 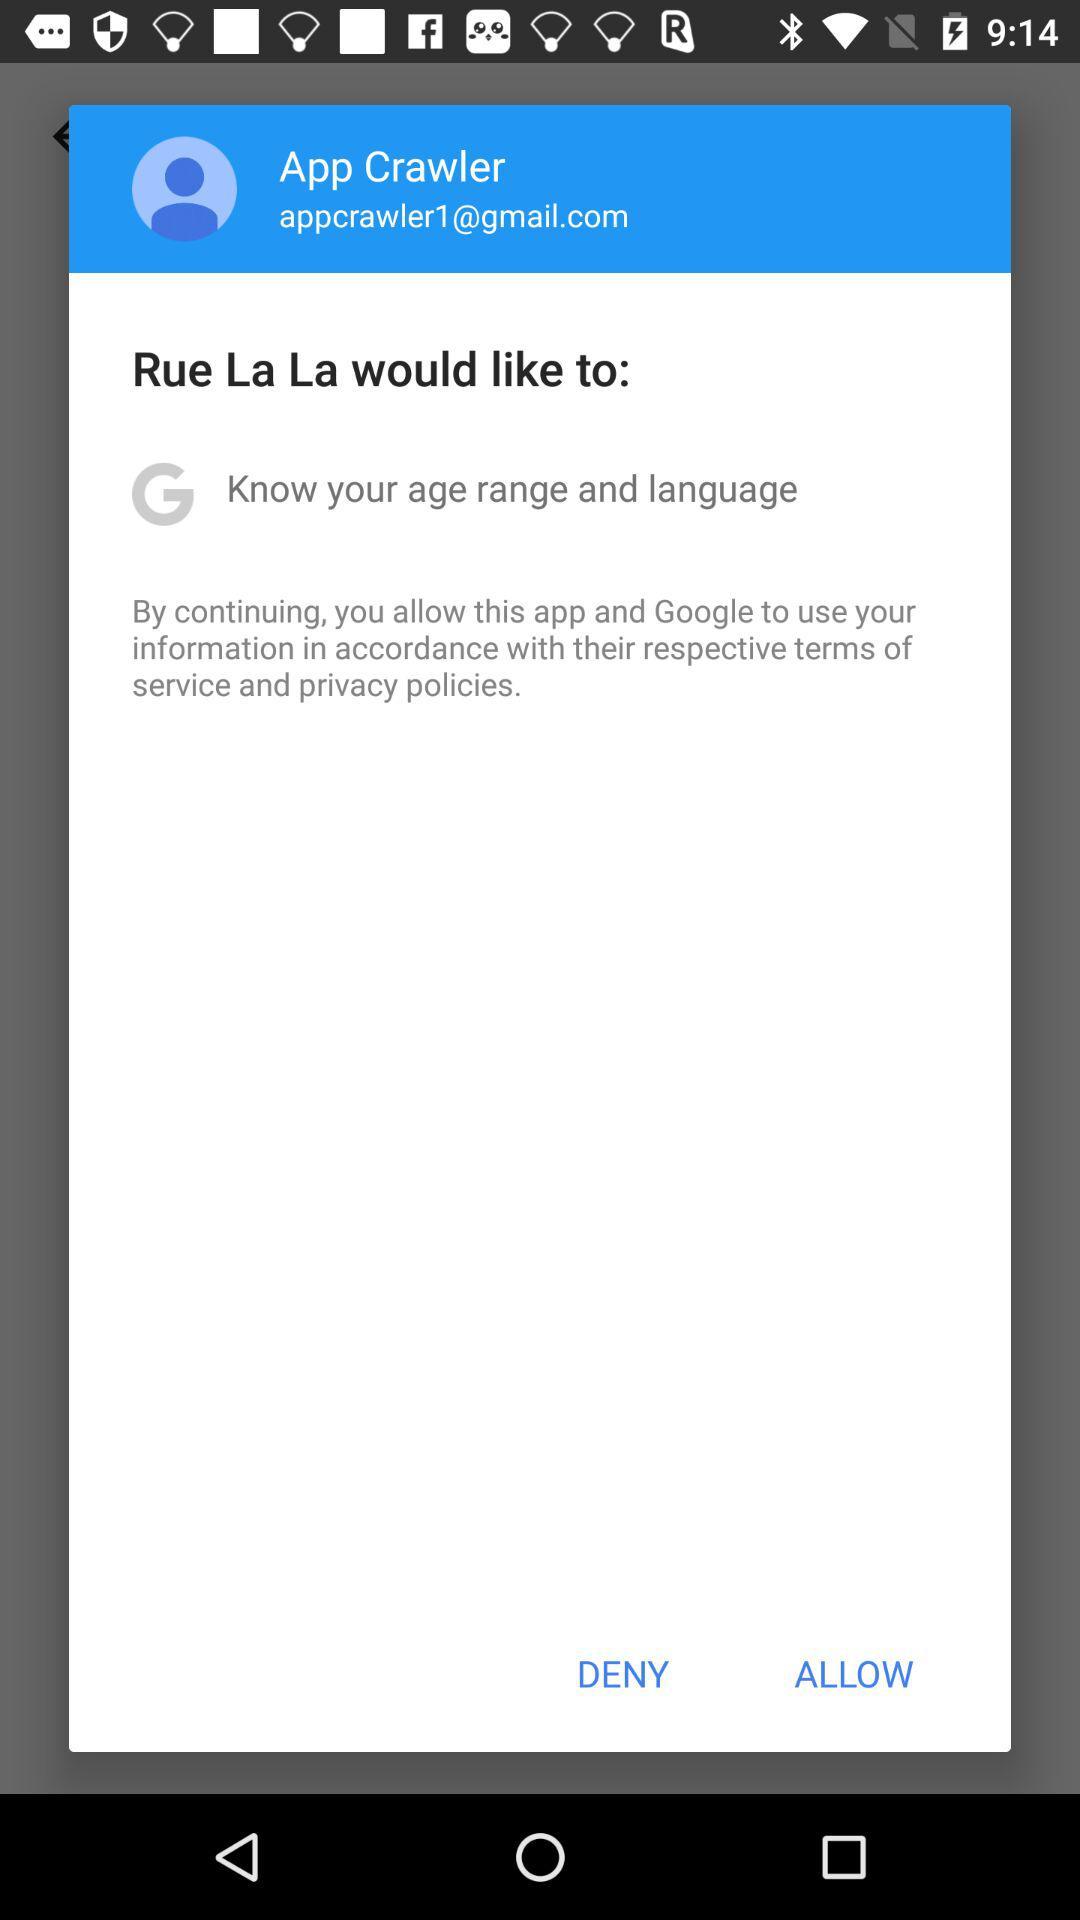 I want to click on the item to the left of the allow, so click(x=621, y=1673).